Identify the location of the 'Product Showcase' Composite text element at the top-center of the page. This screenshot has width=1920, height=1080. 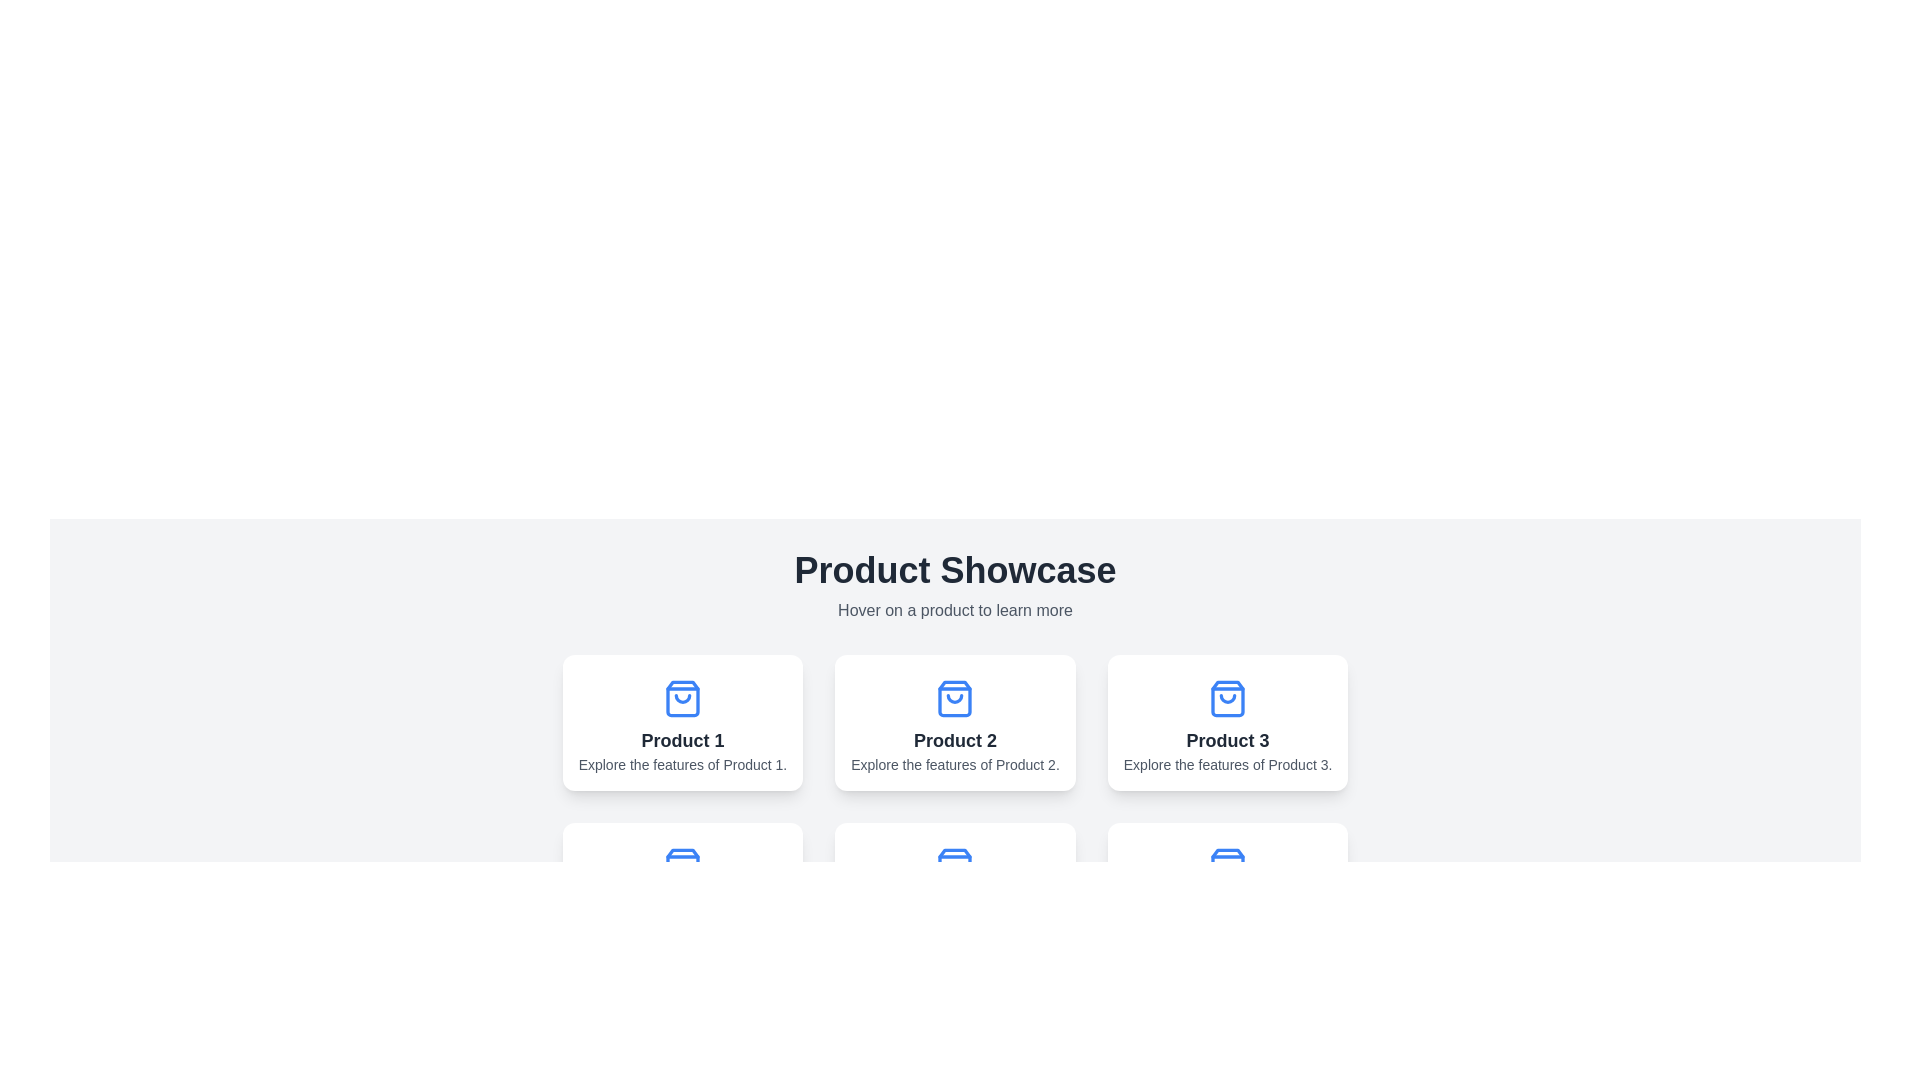
(954, 585).